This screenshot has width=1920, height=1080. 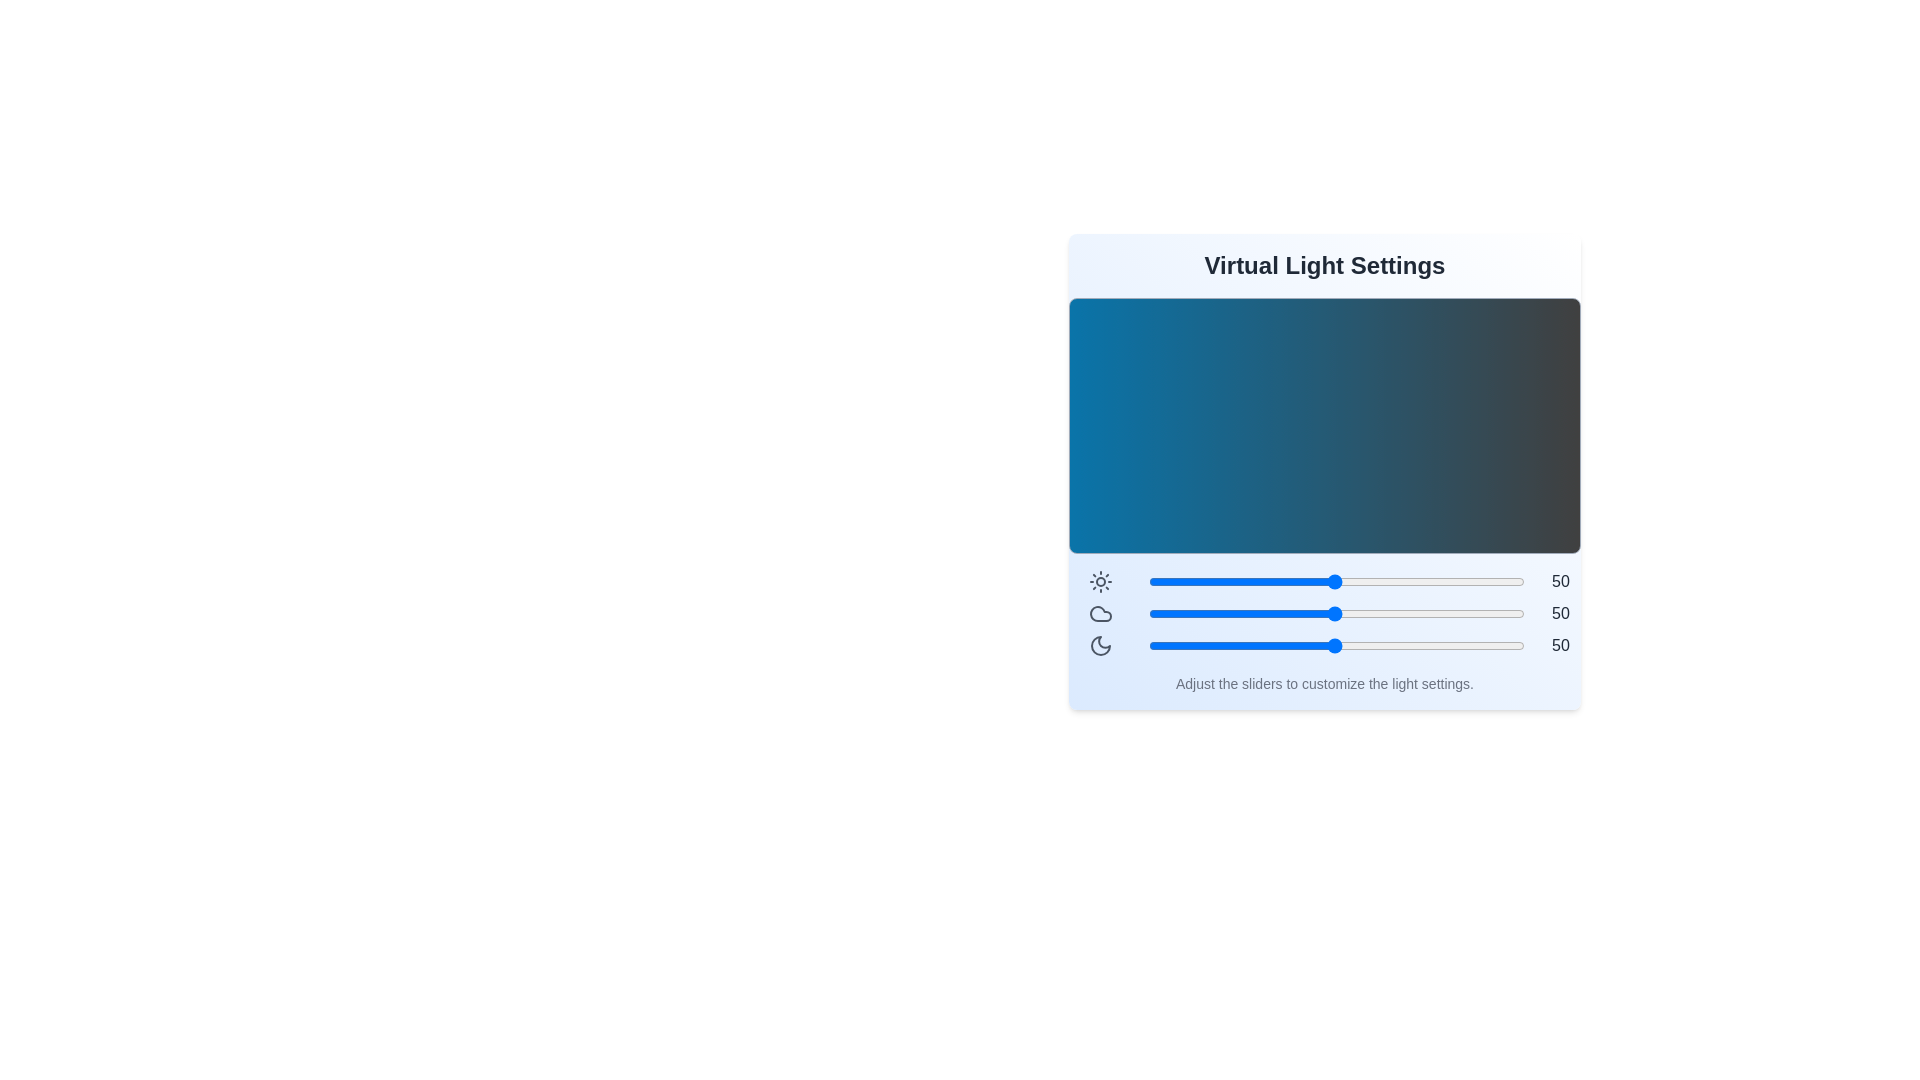 I want to click on the saturation slider to 97, so click(x=1513, y=645).